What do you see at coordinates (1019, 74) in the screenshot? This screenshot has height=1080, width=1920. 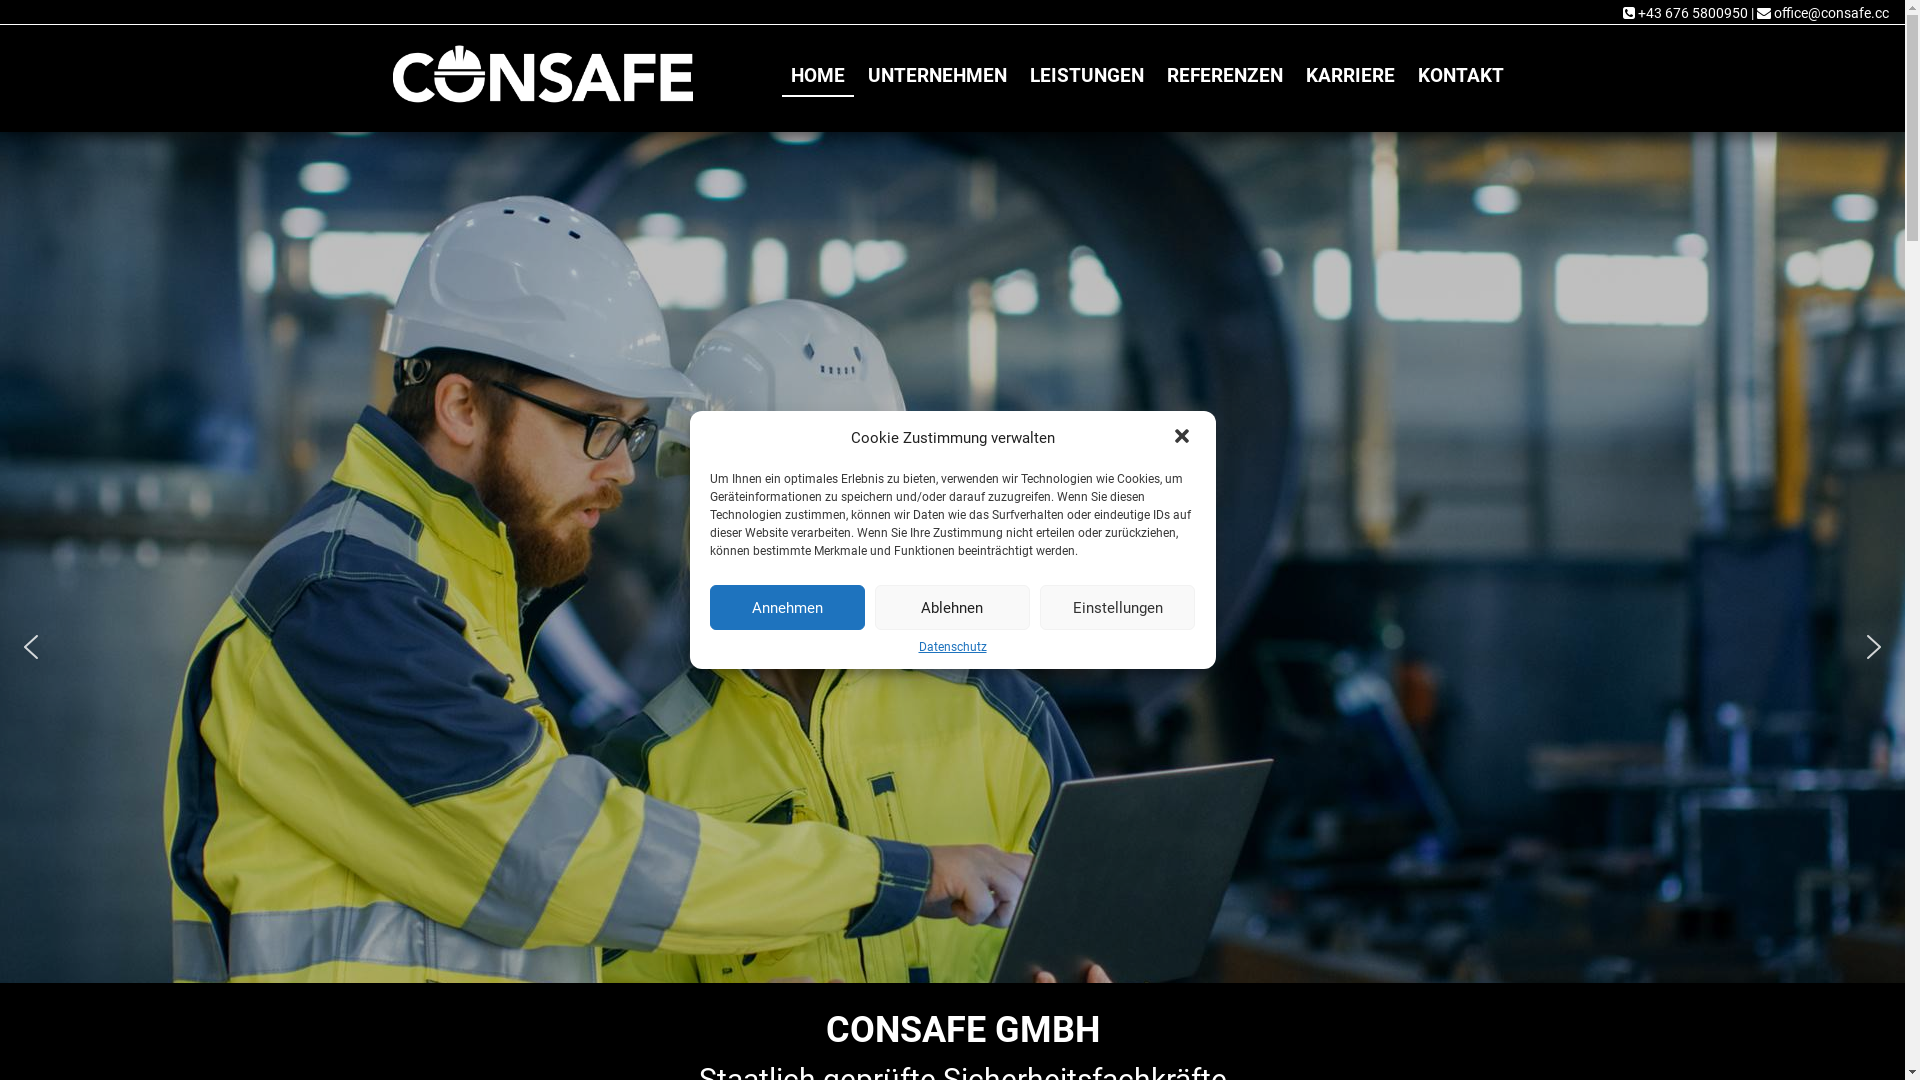 I see `'LEISTUNGEN'` at bounding box center [1019, 74].